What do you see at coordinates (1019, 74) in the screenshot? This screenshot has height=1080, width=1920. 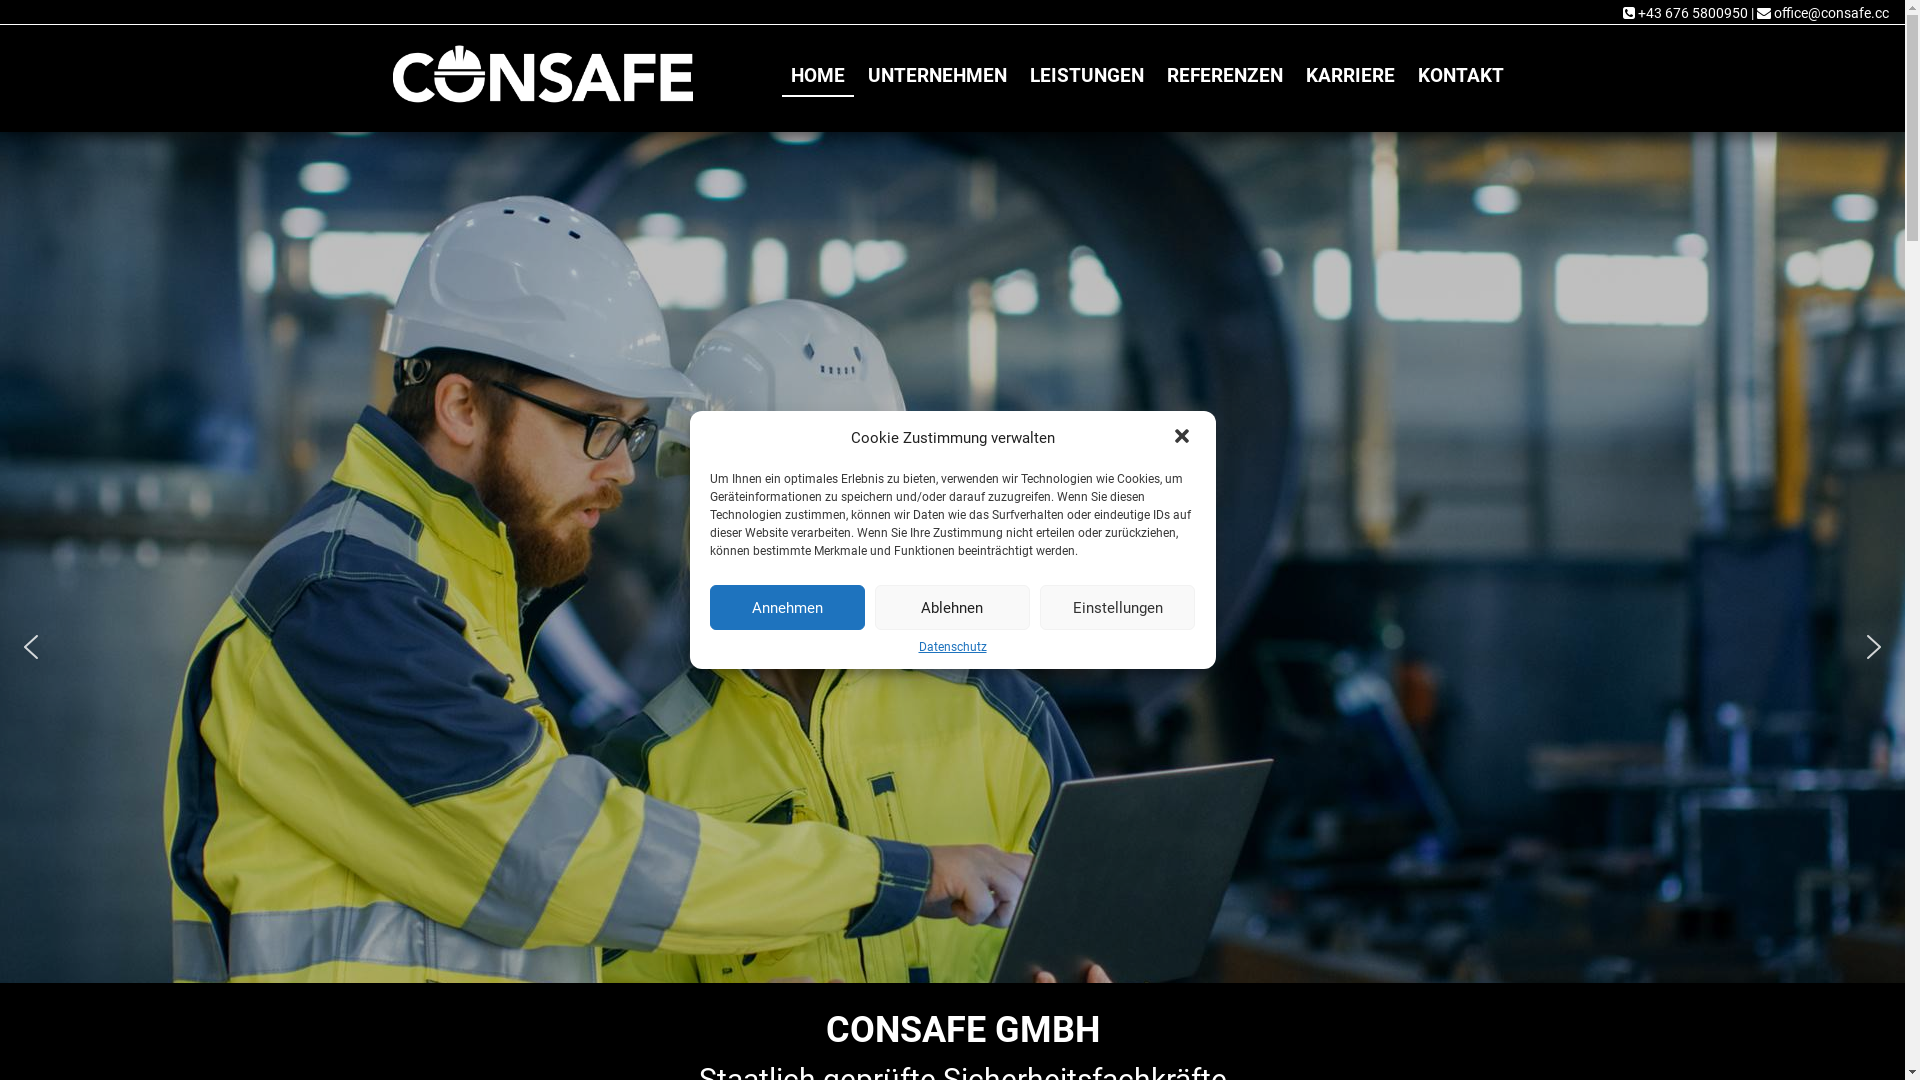 I see `'LEISTUNGEN'` at bounding box center [1019, 74].